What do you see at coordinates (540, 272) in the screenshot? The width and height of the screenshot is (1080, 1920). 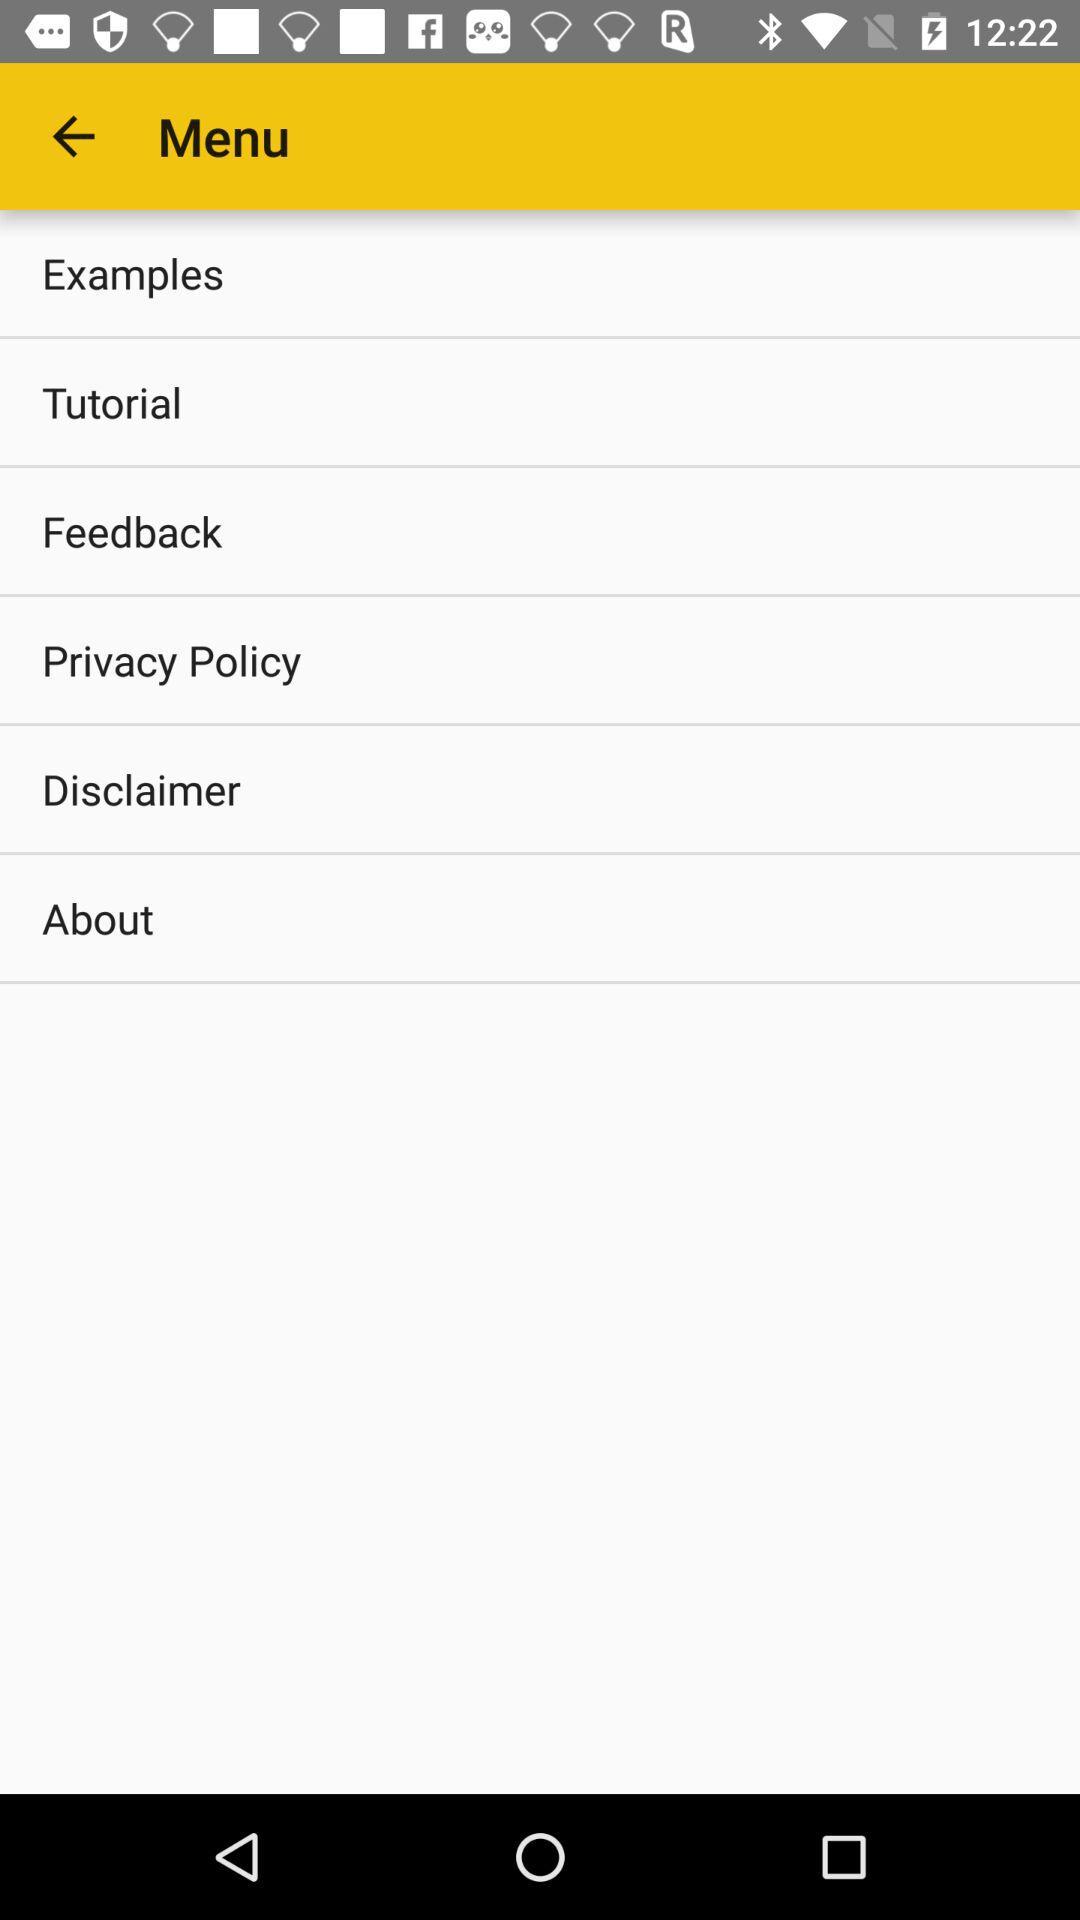 I see `examples` at bounding box center [540, 272].